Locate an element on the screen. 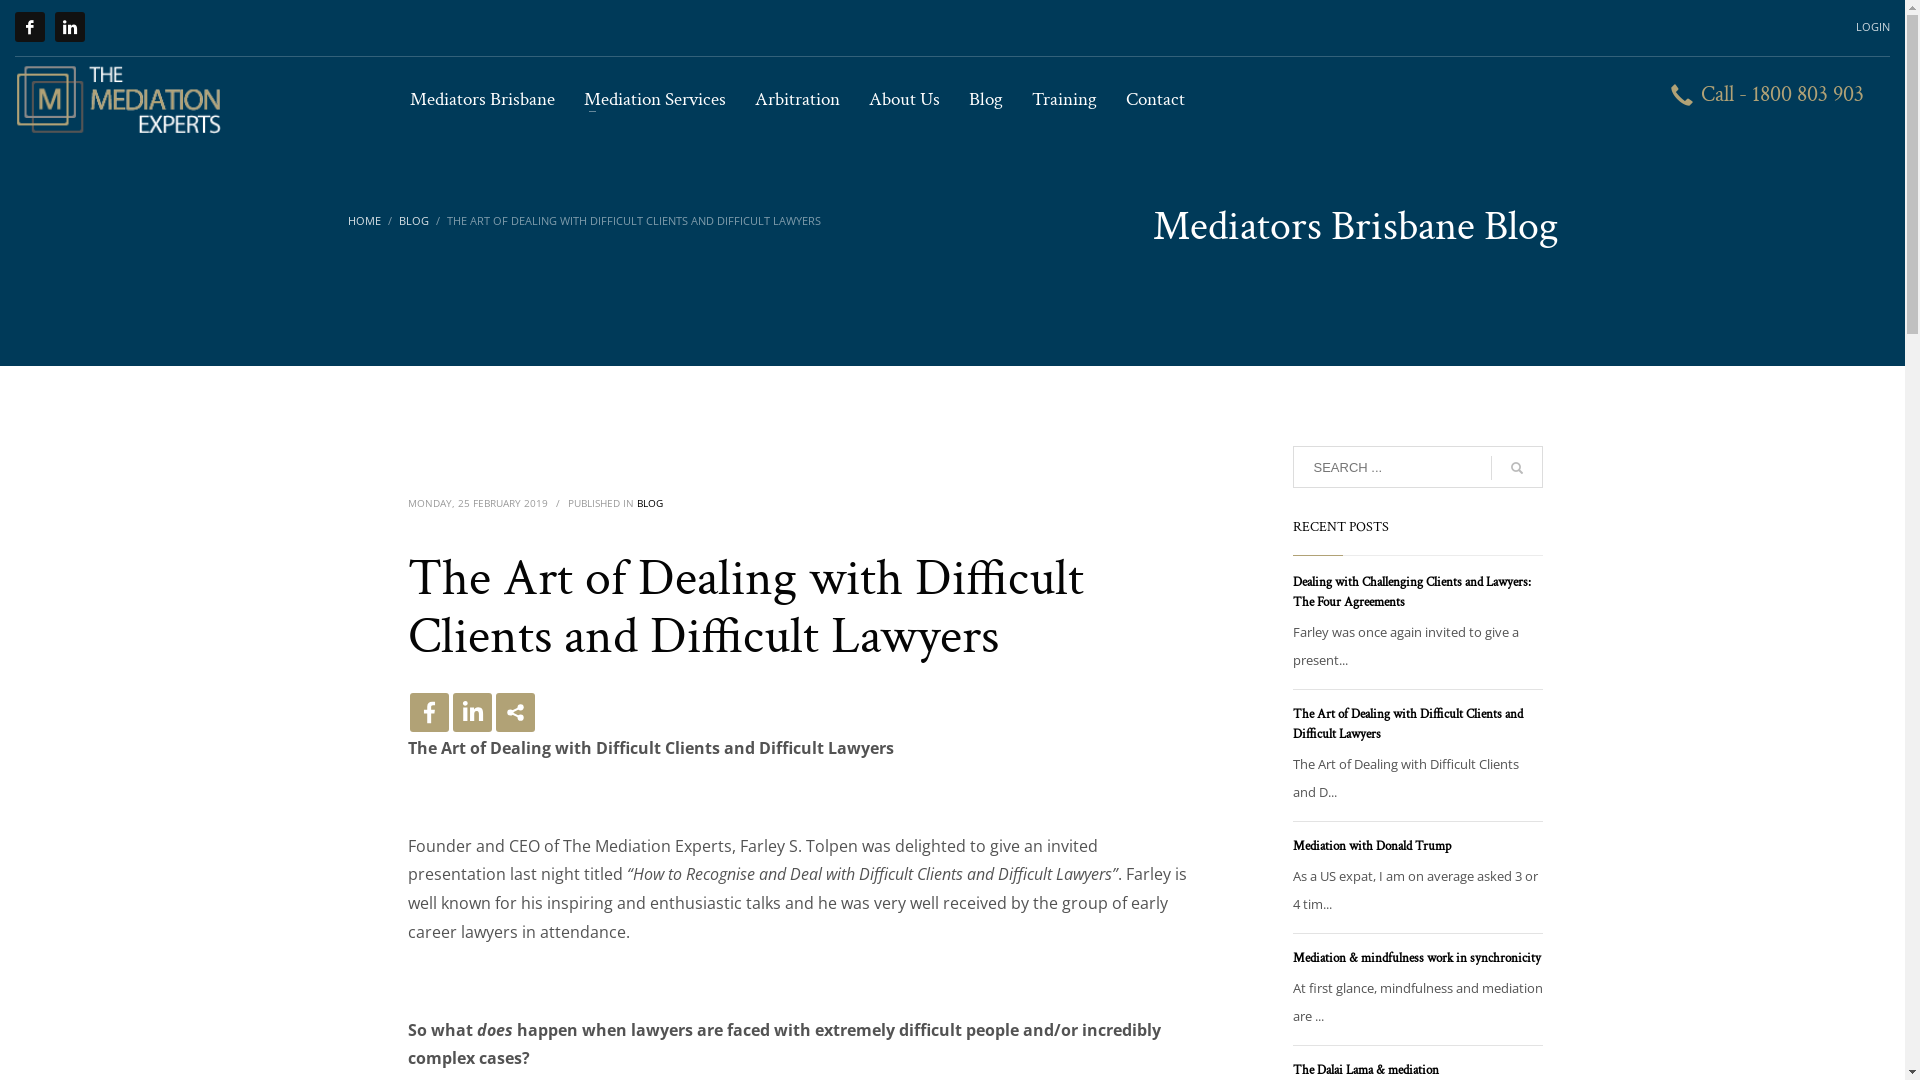  'BLOG' is located at coordinates (648, 501).